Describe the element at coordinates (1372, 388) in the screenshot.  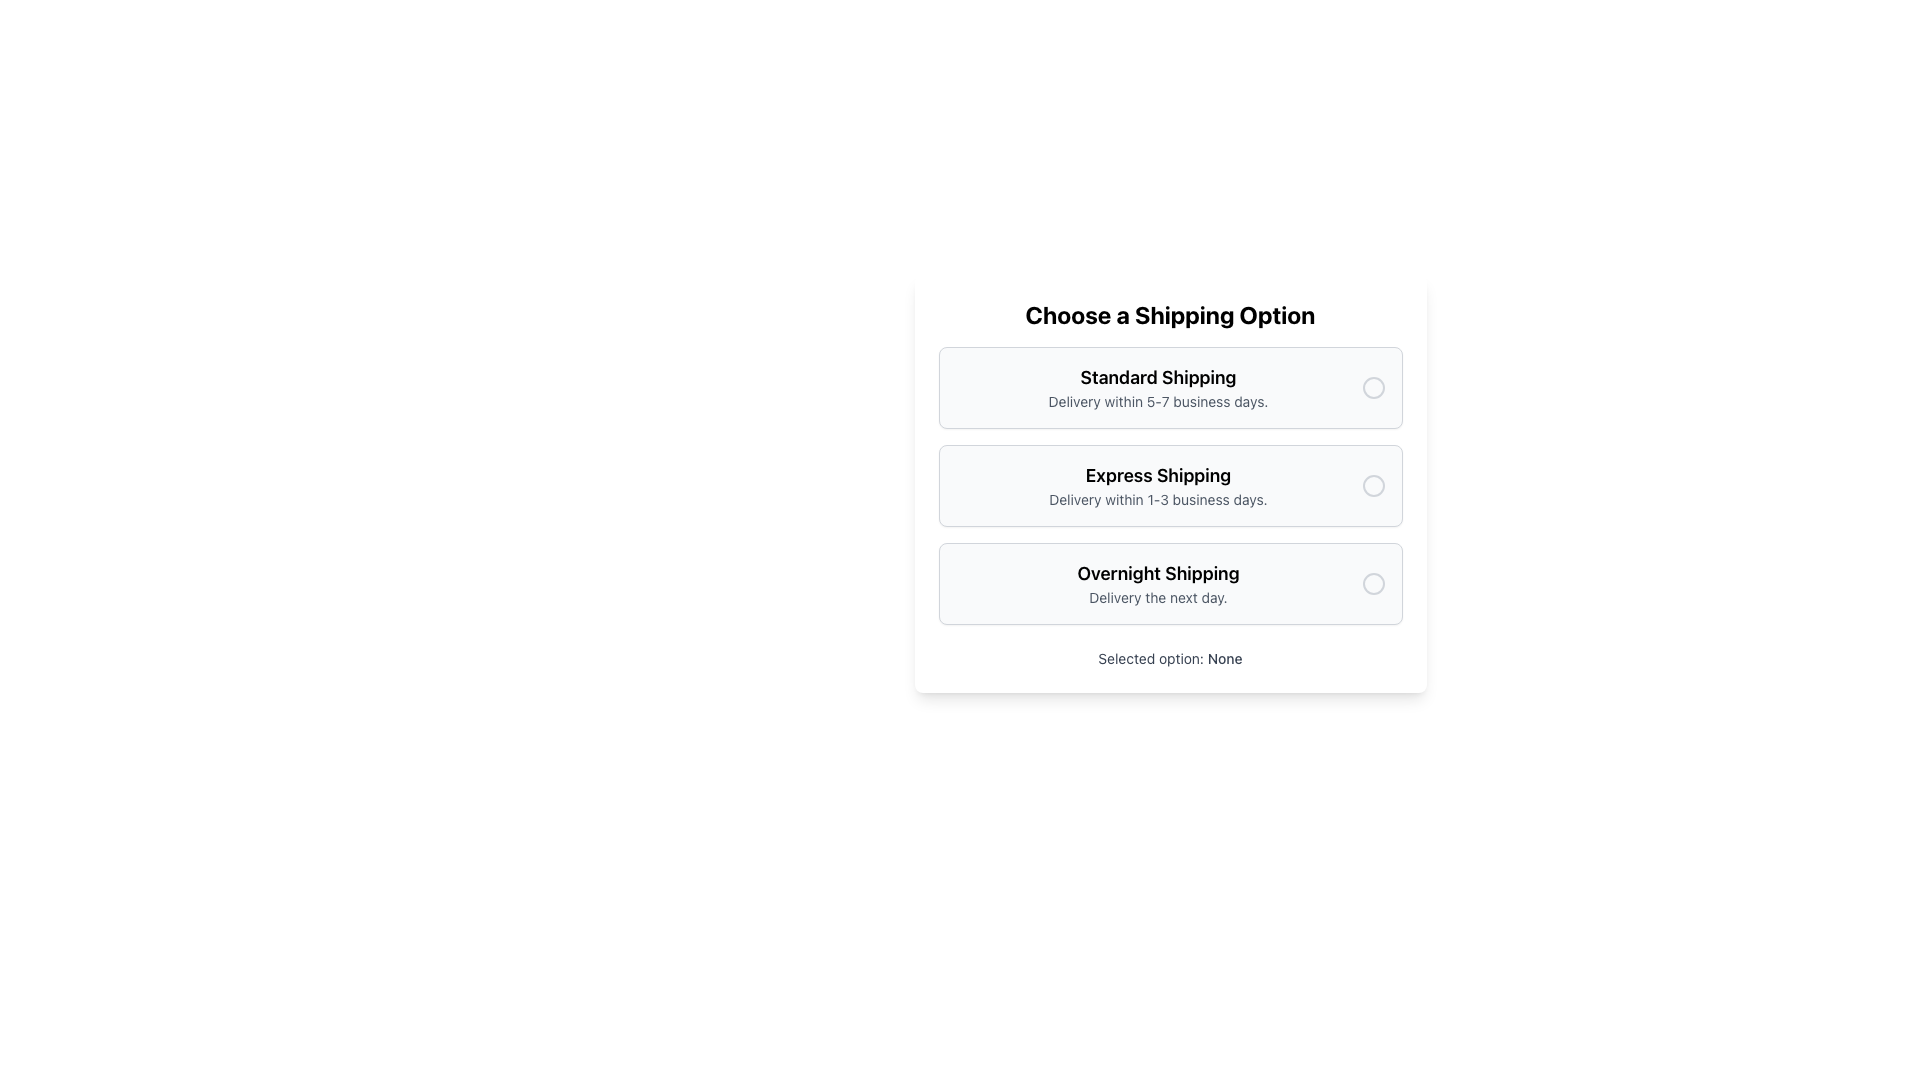
I see `the circular radio button styled as a hollow circle located to the right of the 'Standard Shipping' text` at that location.